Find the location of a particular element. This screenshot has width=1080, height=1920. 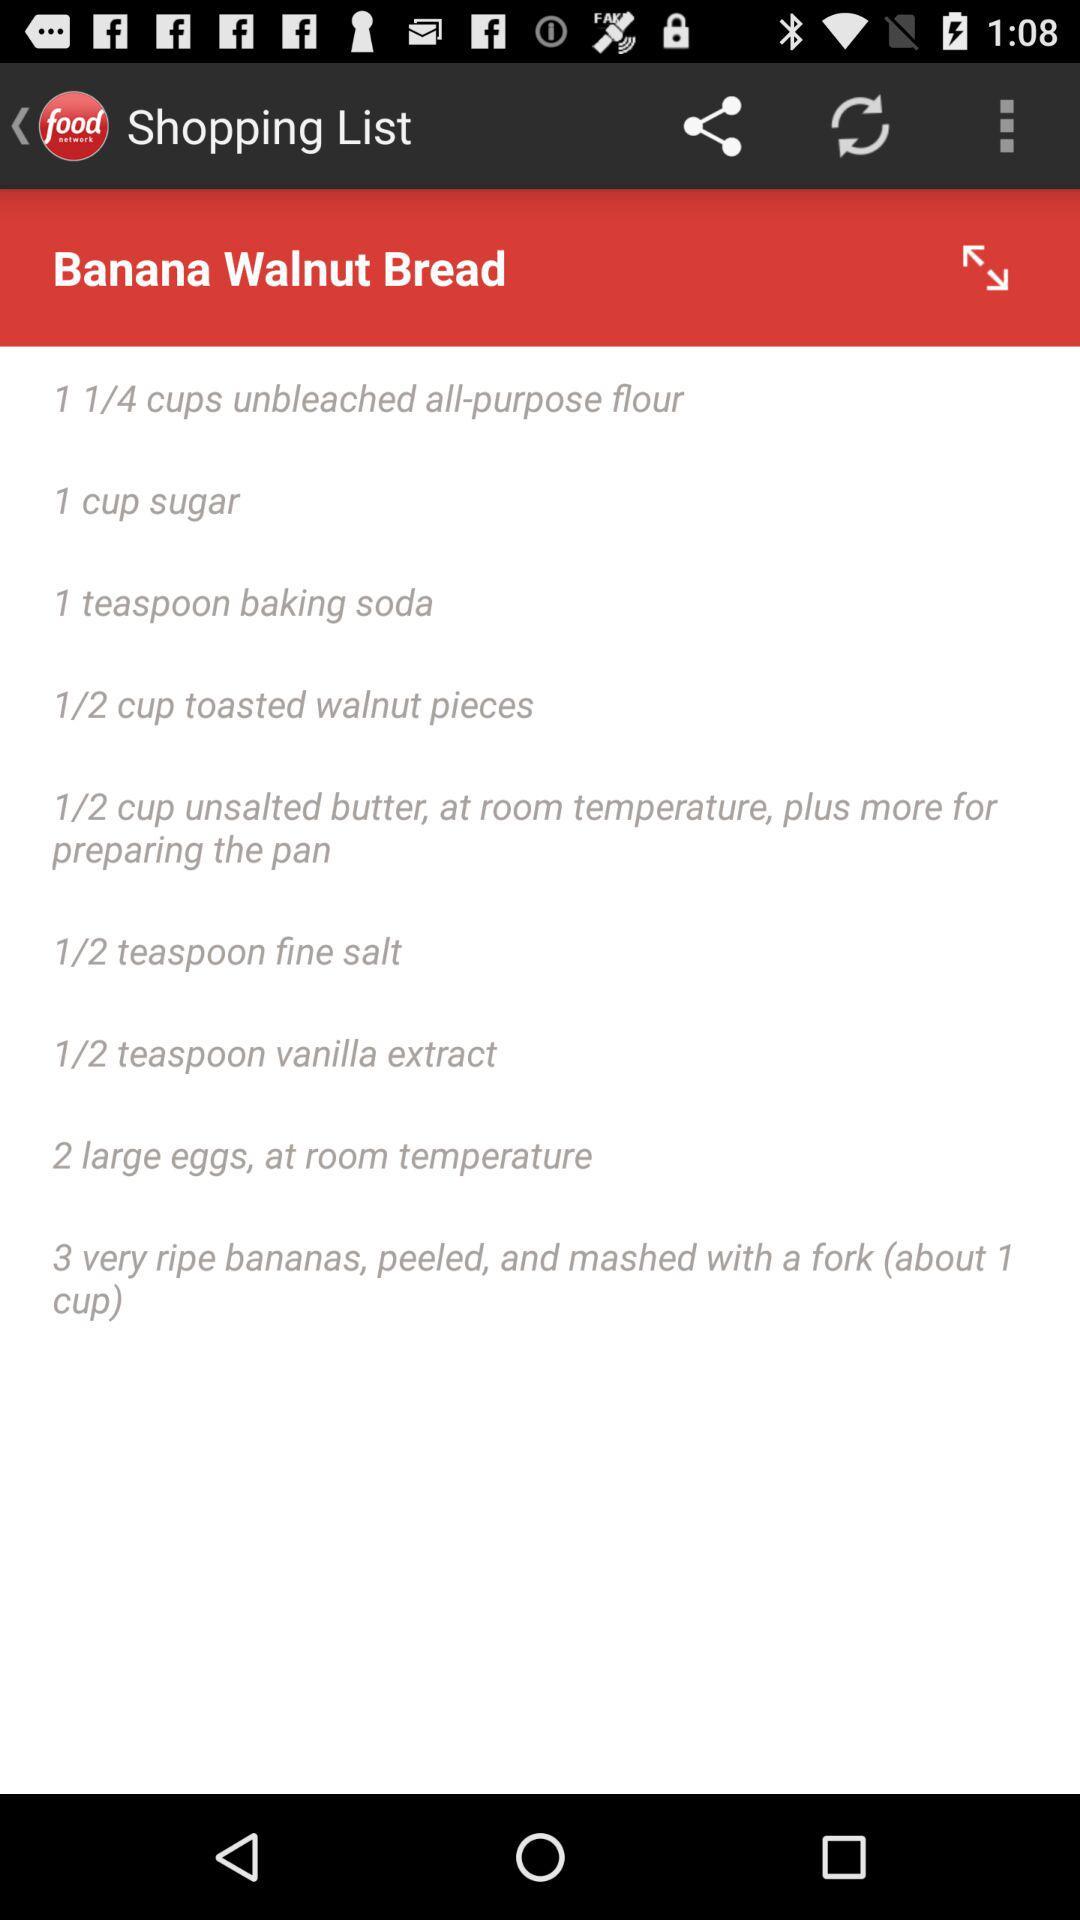

the icon above the banana walnut bread icon is located at coordinates (711, 124).